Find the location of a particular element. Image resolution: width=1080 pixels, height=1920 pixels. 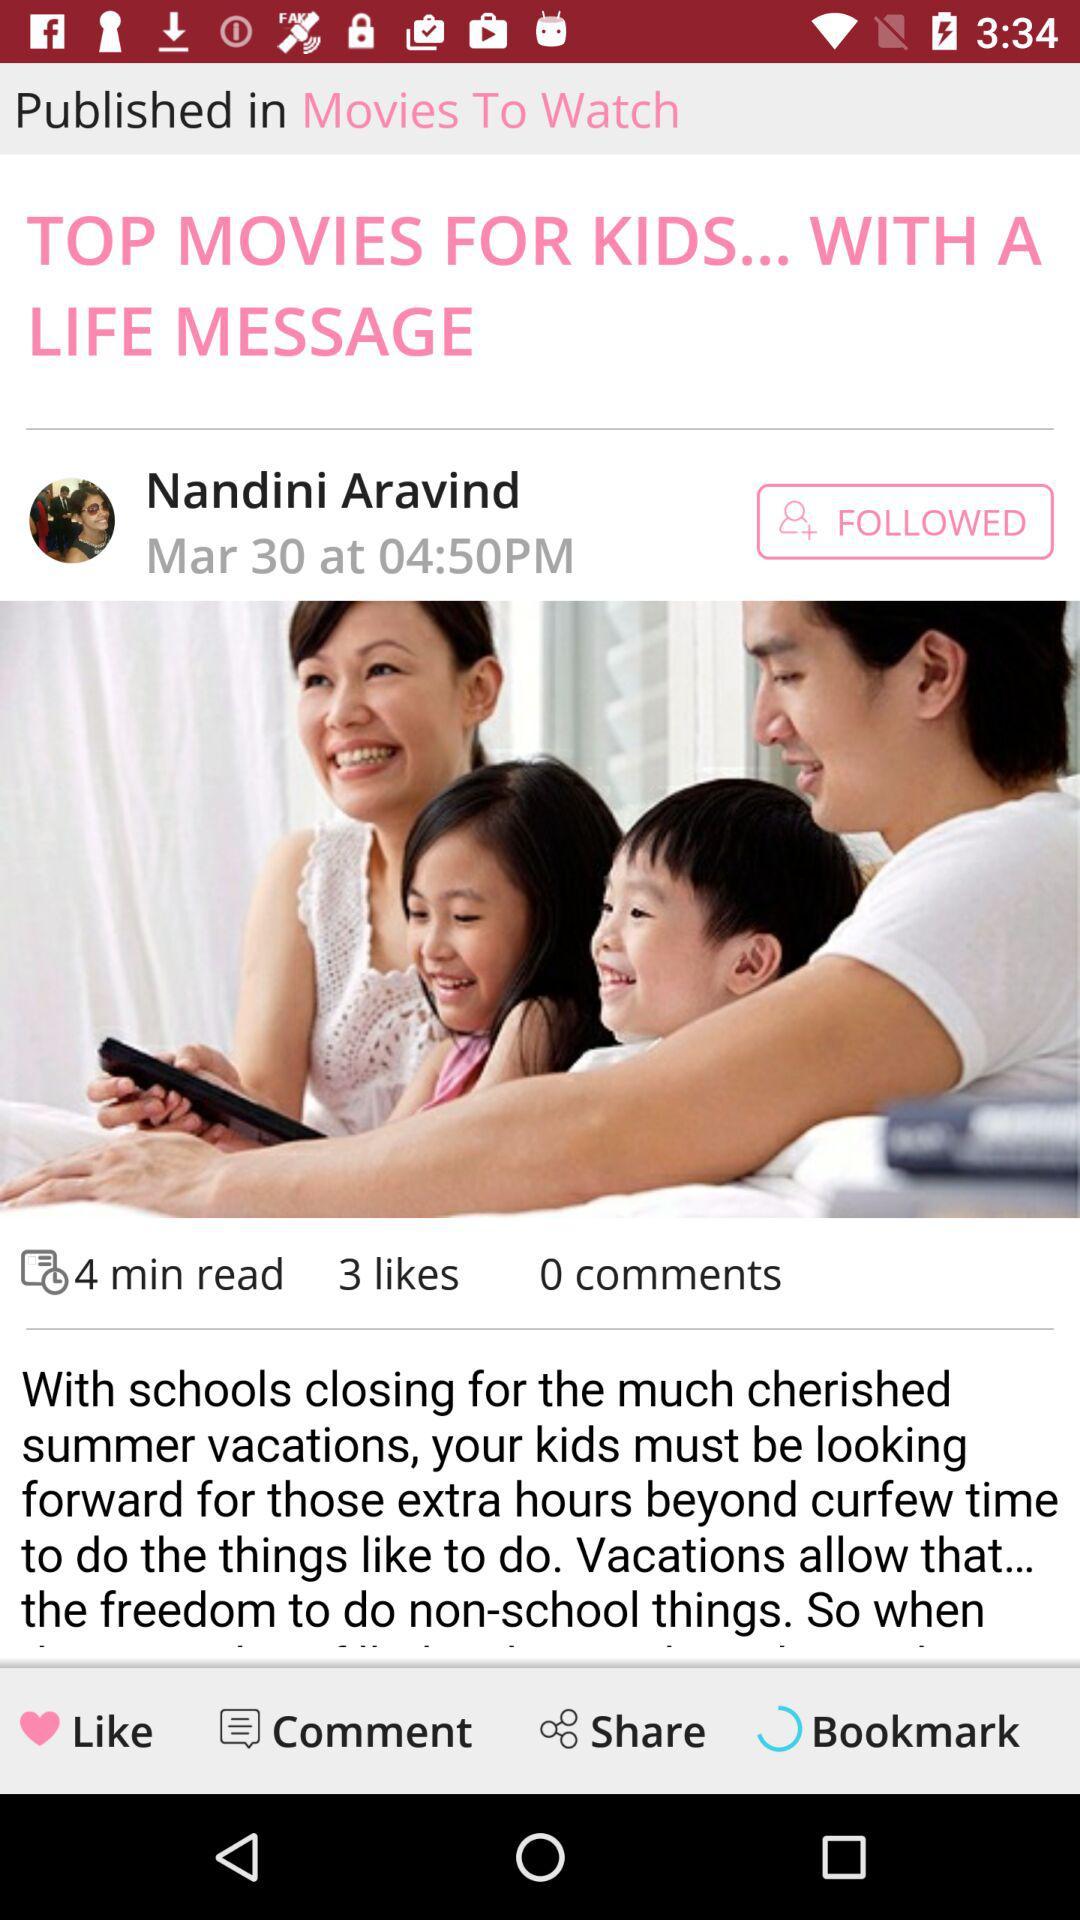

text display screen is located at coordinates (540, 1495).